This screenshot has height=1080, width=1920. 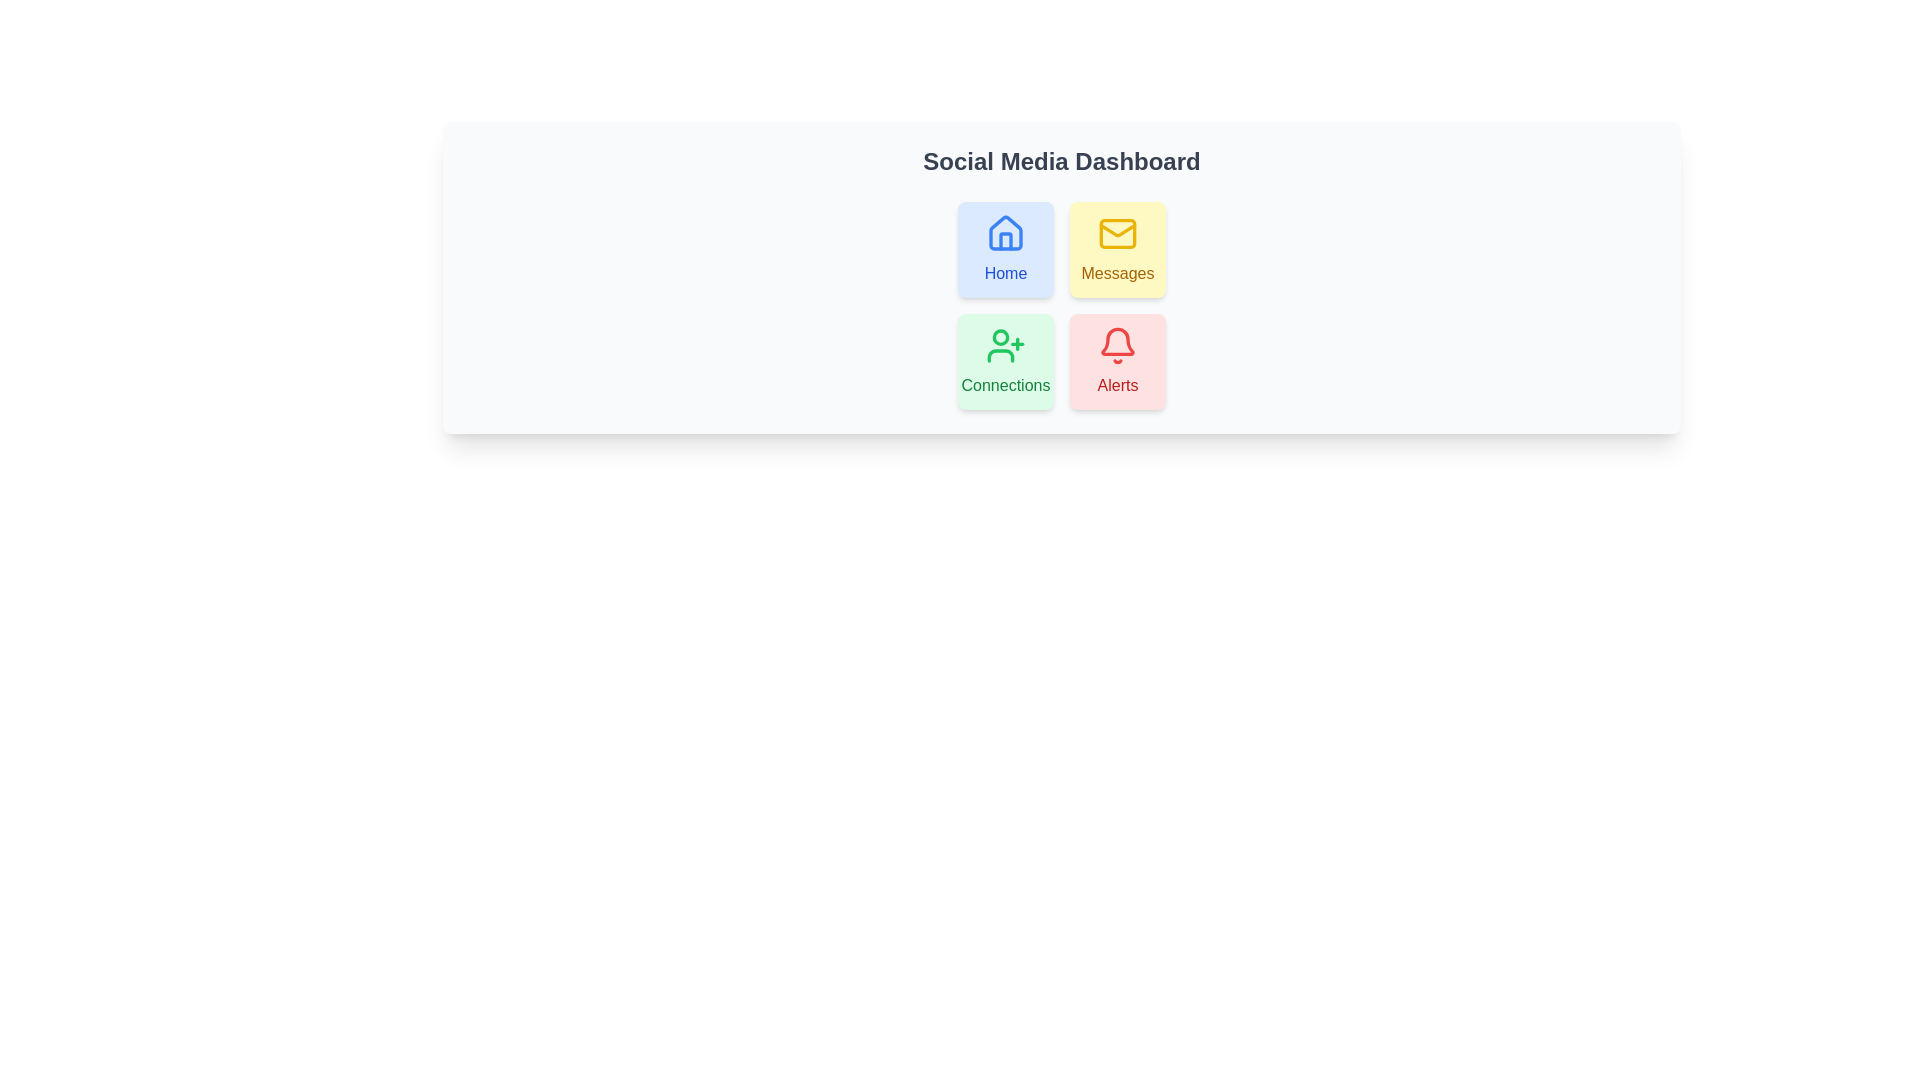 What do you see at coordinates (1006, 231) in the screenshot?
I see `the upper-left house icon, which is a stylized graphical representation of a house with a blue stroke color, located in the top-left quadrant of the dashboard section` at bounding box center [1006, 231].